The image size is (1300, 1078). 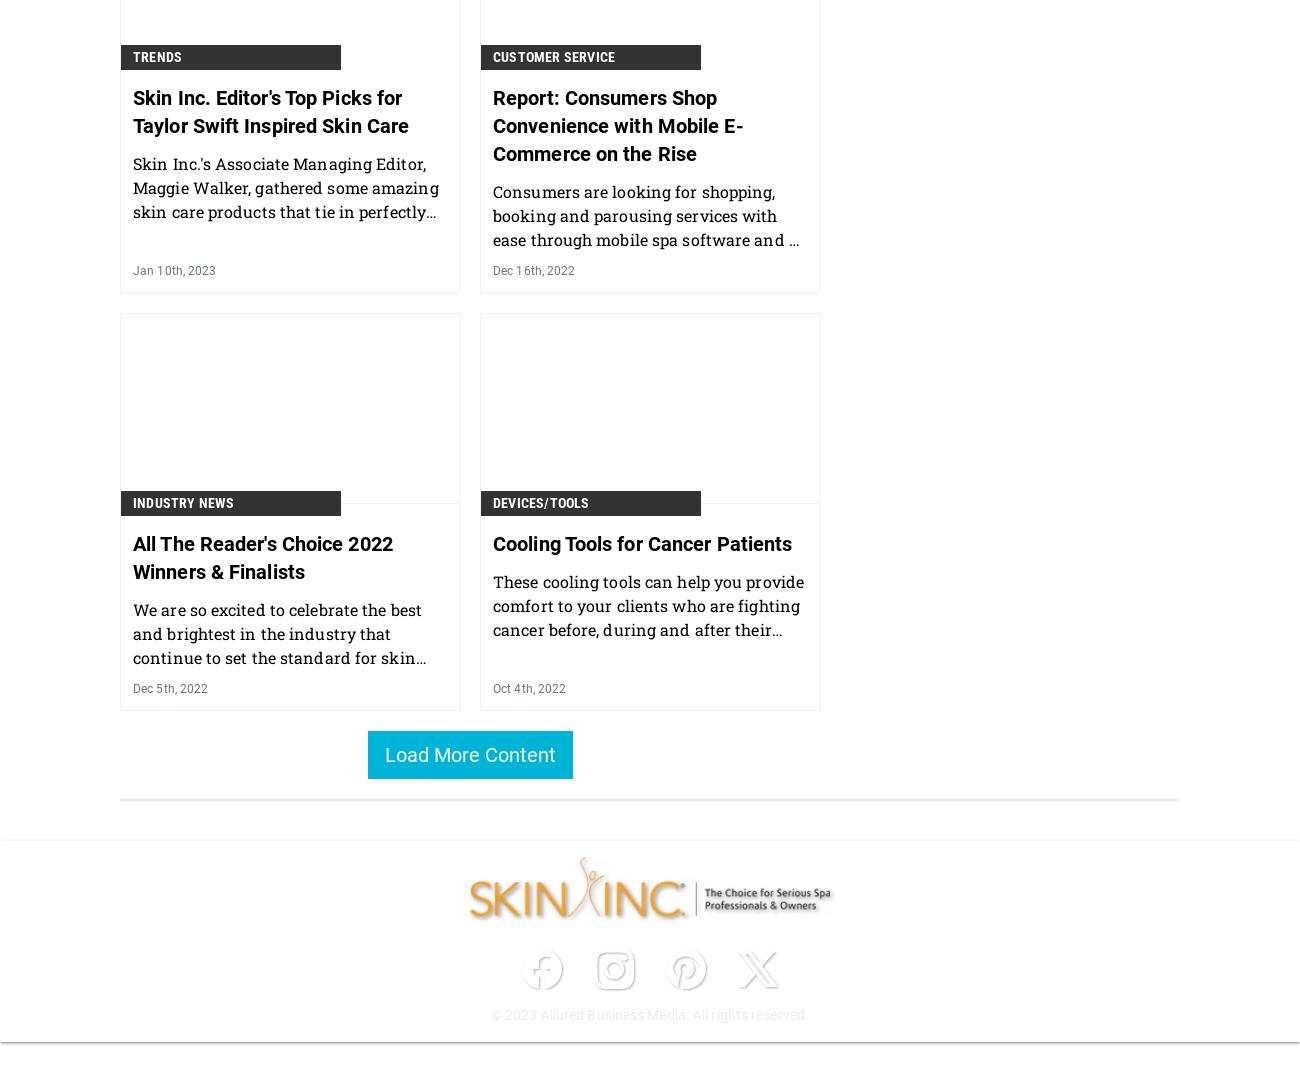 What do you see at coordinates (529, 687) in the screenshot?
I see `'Oct 4th, 2022'` at bounding box center [529, 687].